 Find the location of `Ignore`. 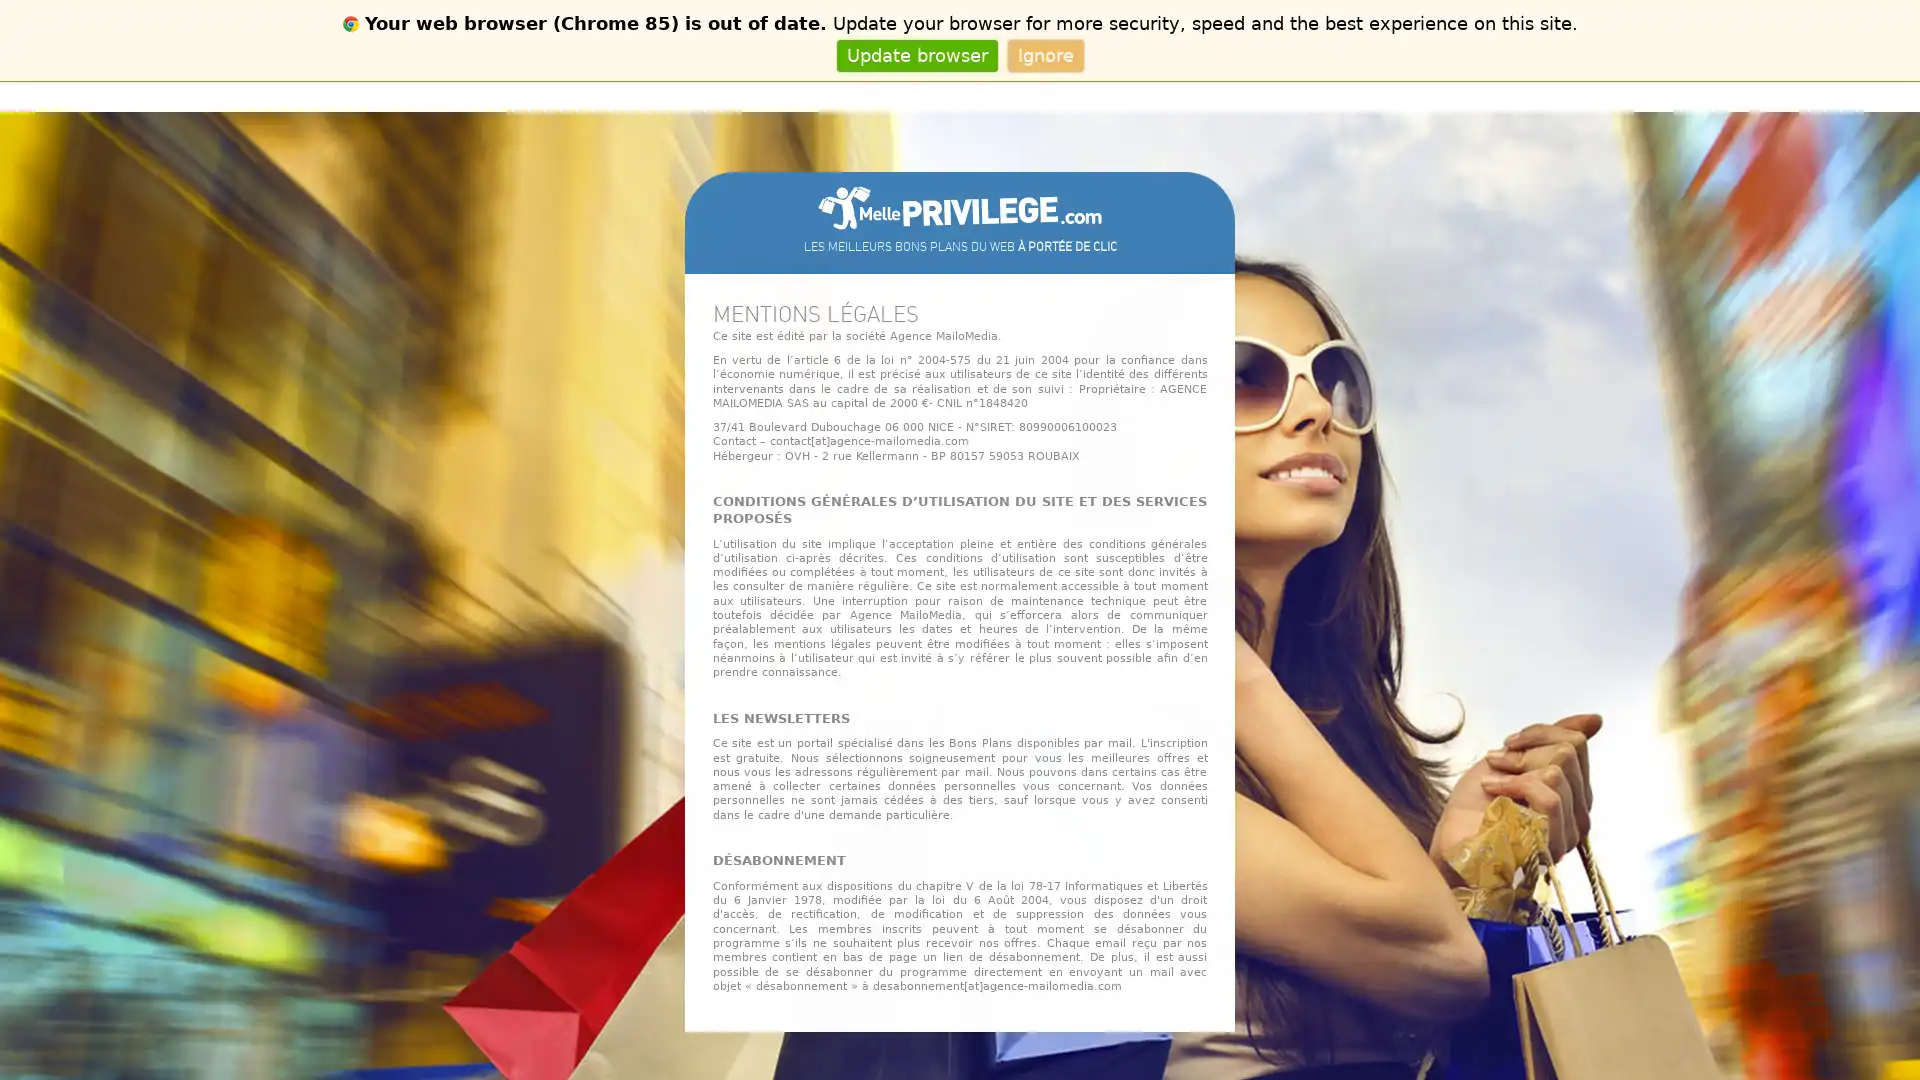

Ignore is located at coordinates (1044, 54).